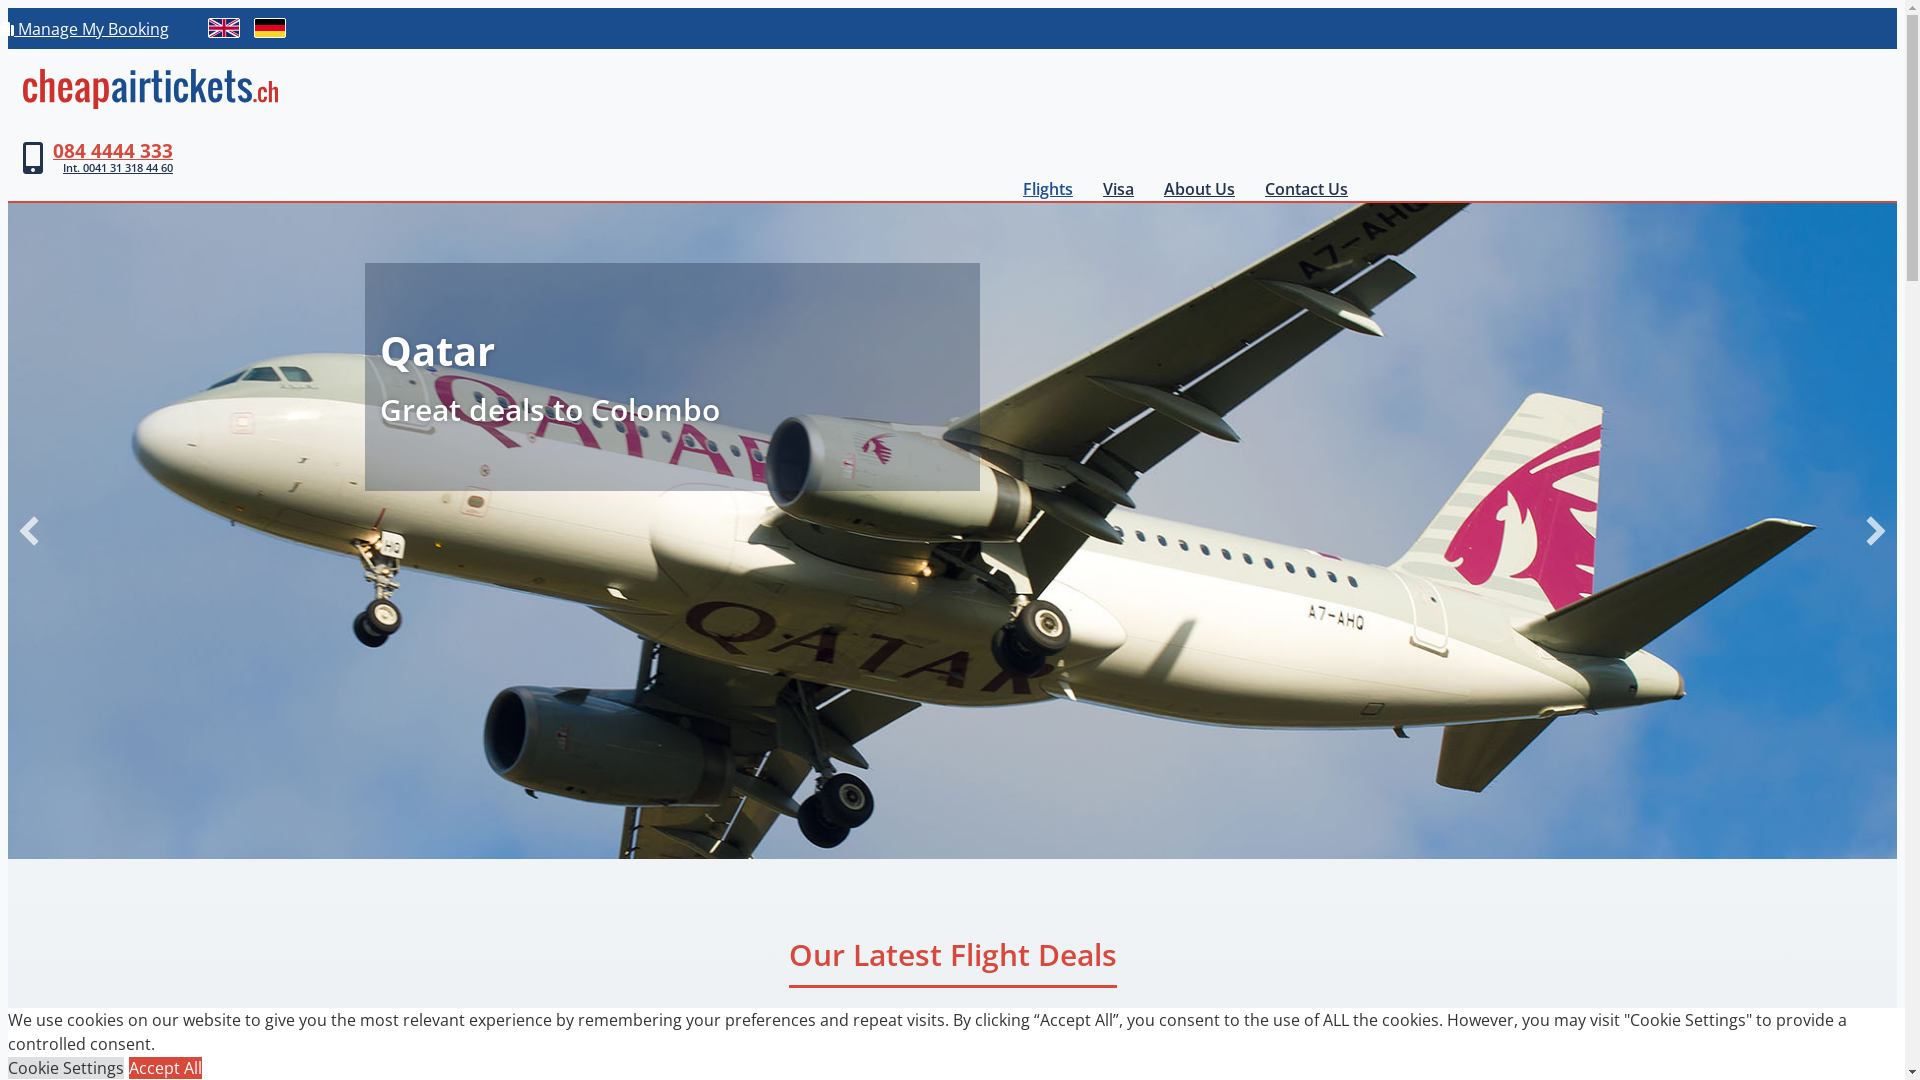 The height and width of the screenshot is (1080, 1920). Describe the element at coordinates (8, 1067) in the screenshot. I see `'Cookie Settings'` at that location.